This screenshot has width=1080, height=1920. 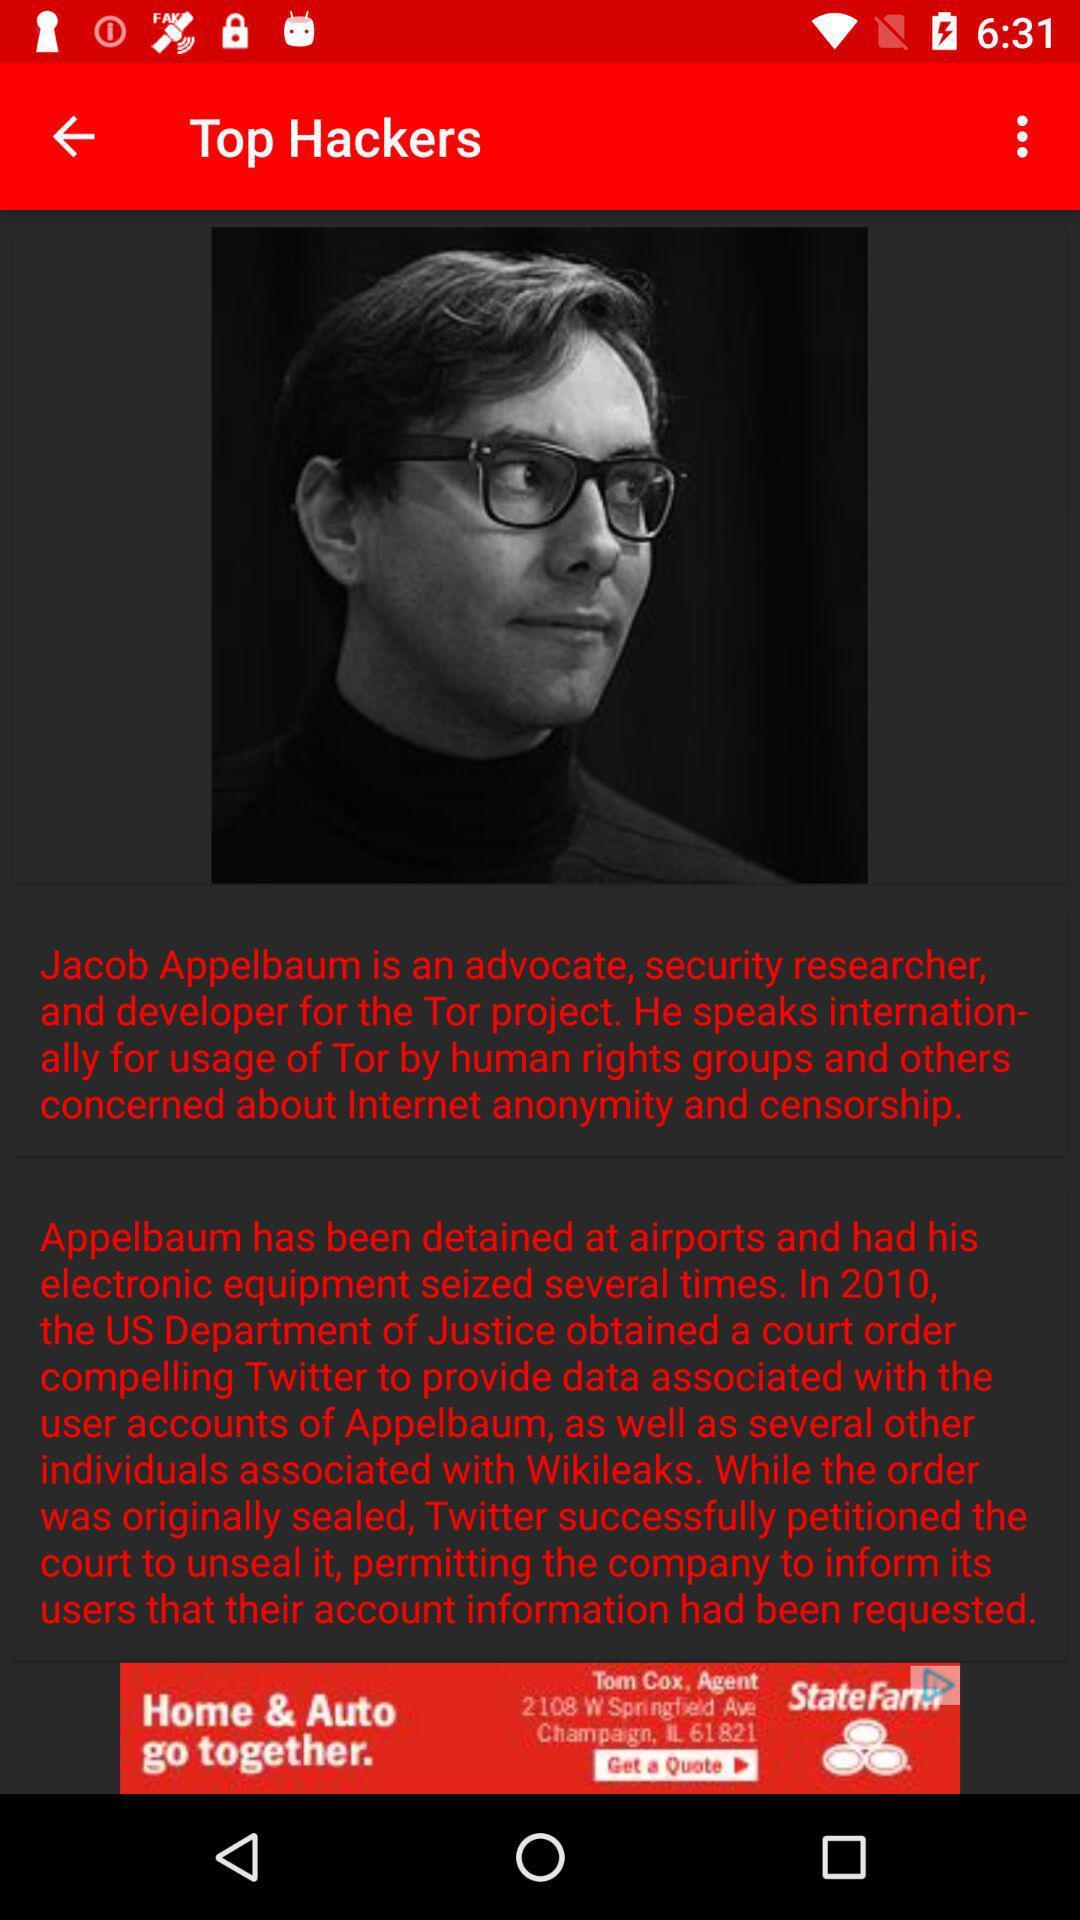 What do you see at coordinates (540, 1727) in the screenshot?
I see `link to advertisement` at bounding box center [540, 1727].